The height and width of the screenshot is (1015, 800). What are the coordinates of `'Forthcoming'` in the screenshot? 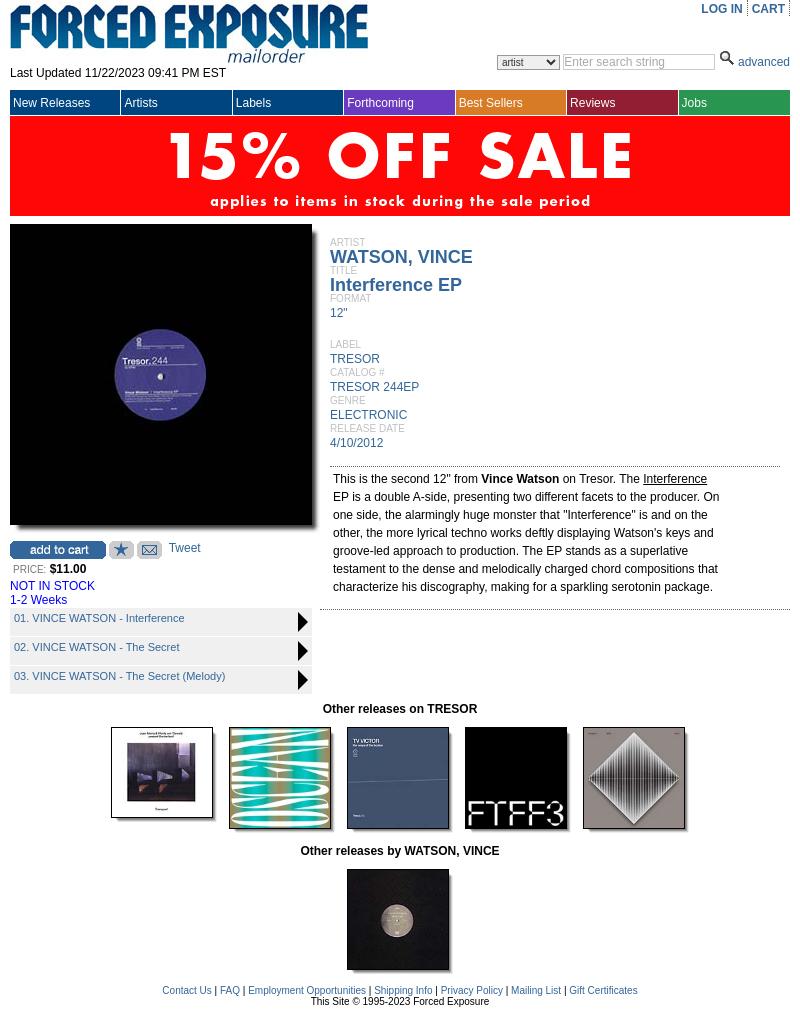 It's located at (347, 102).